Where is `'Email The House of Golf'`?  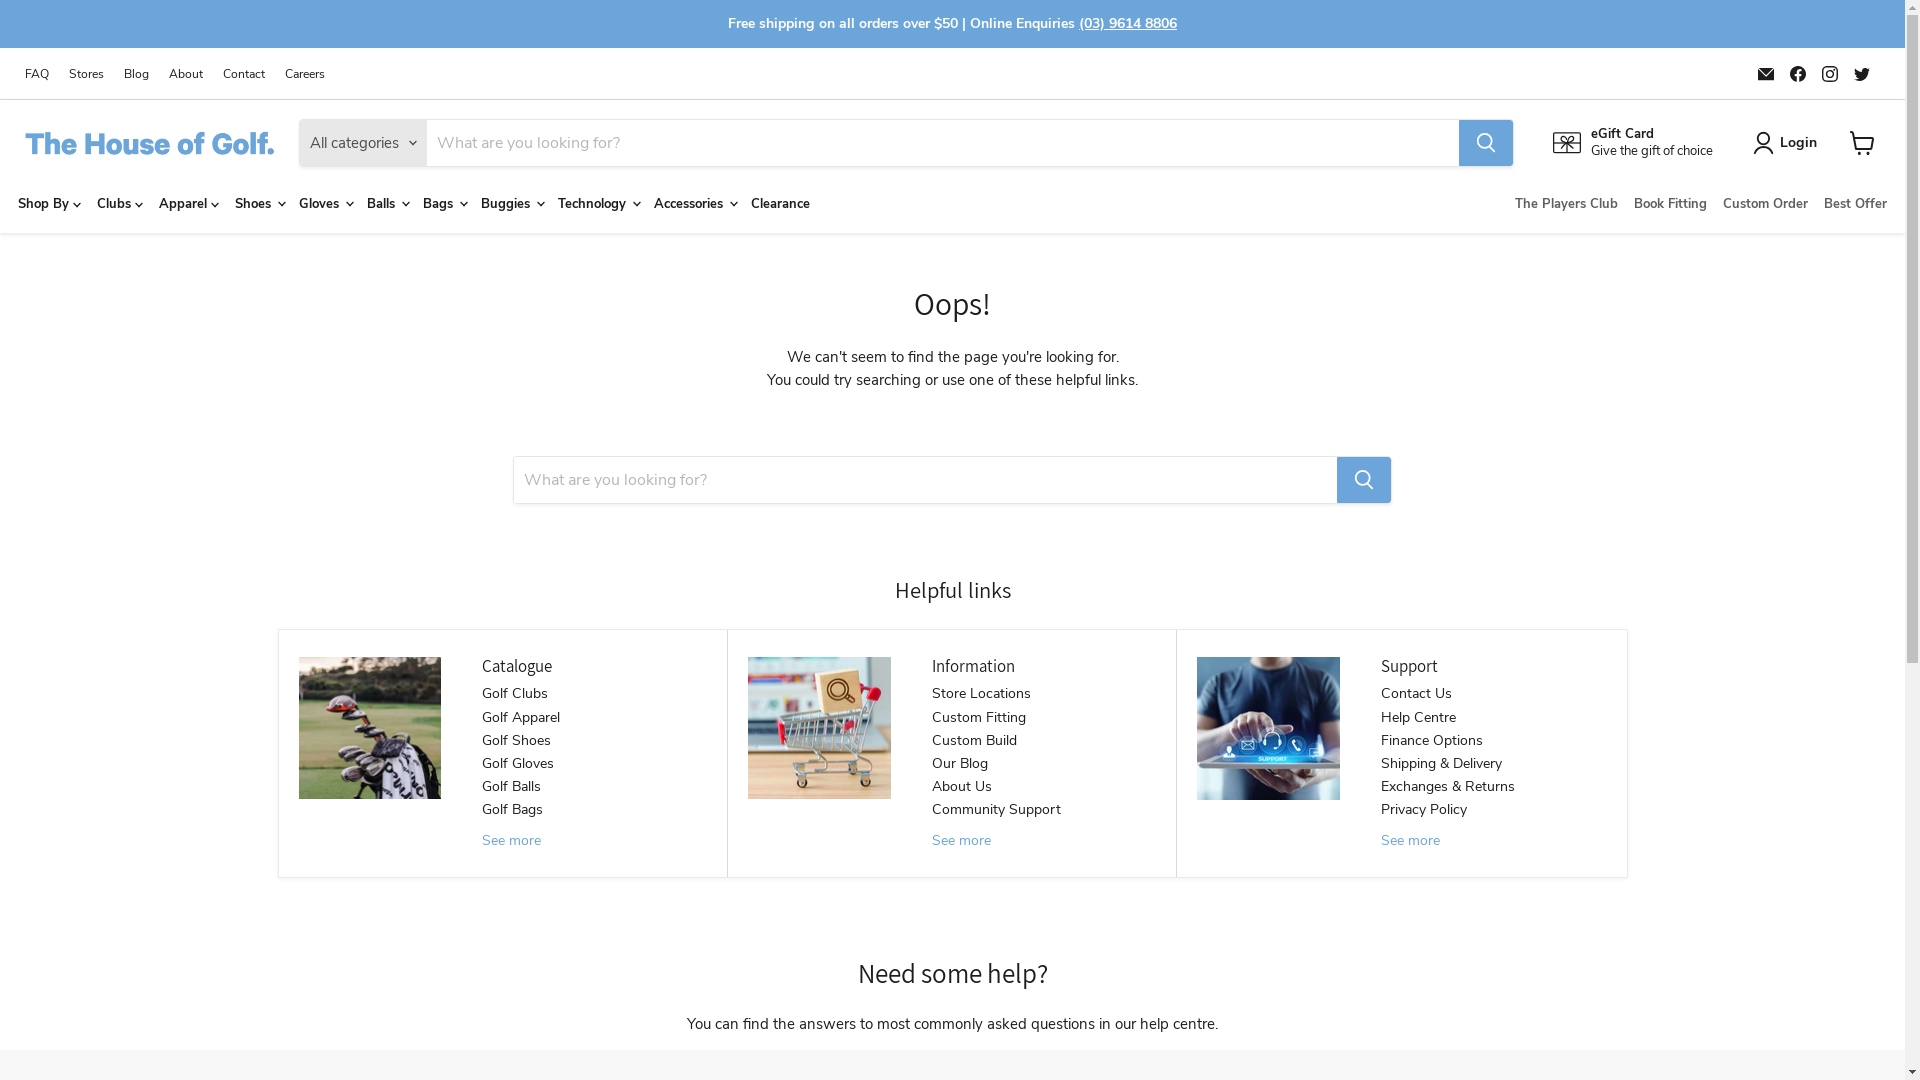 'Email The House of Golf' is located at coordinates (1766, 72).